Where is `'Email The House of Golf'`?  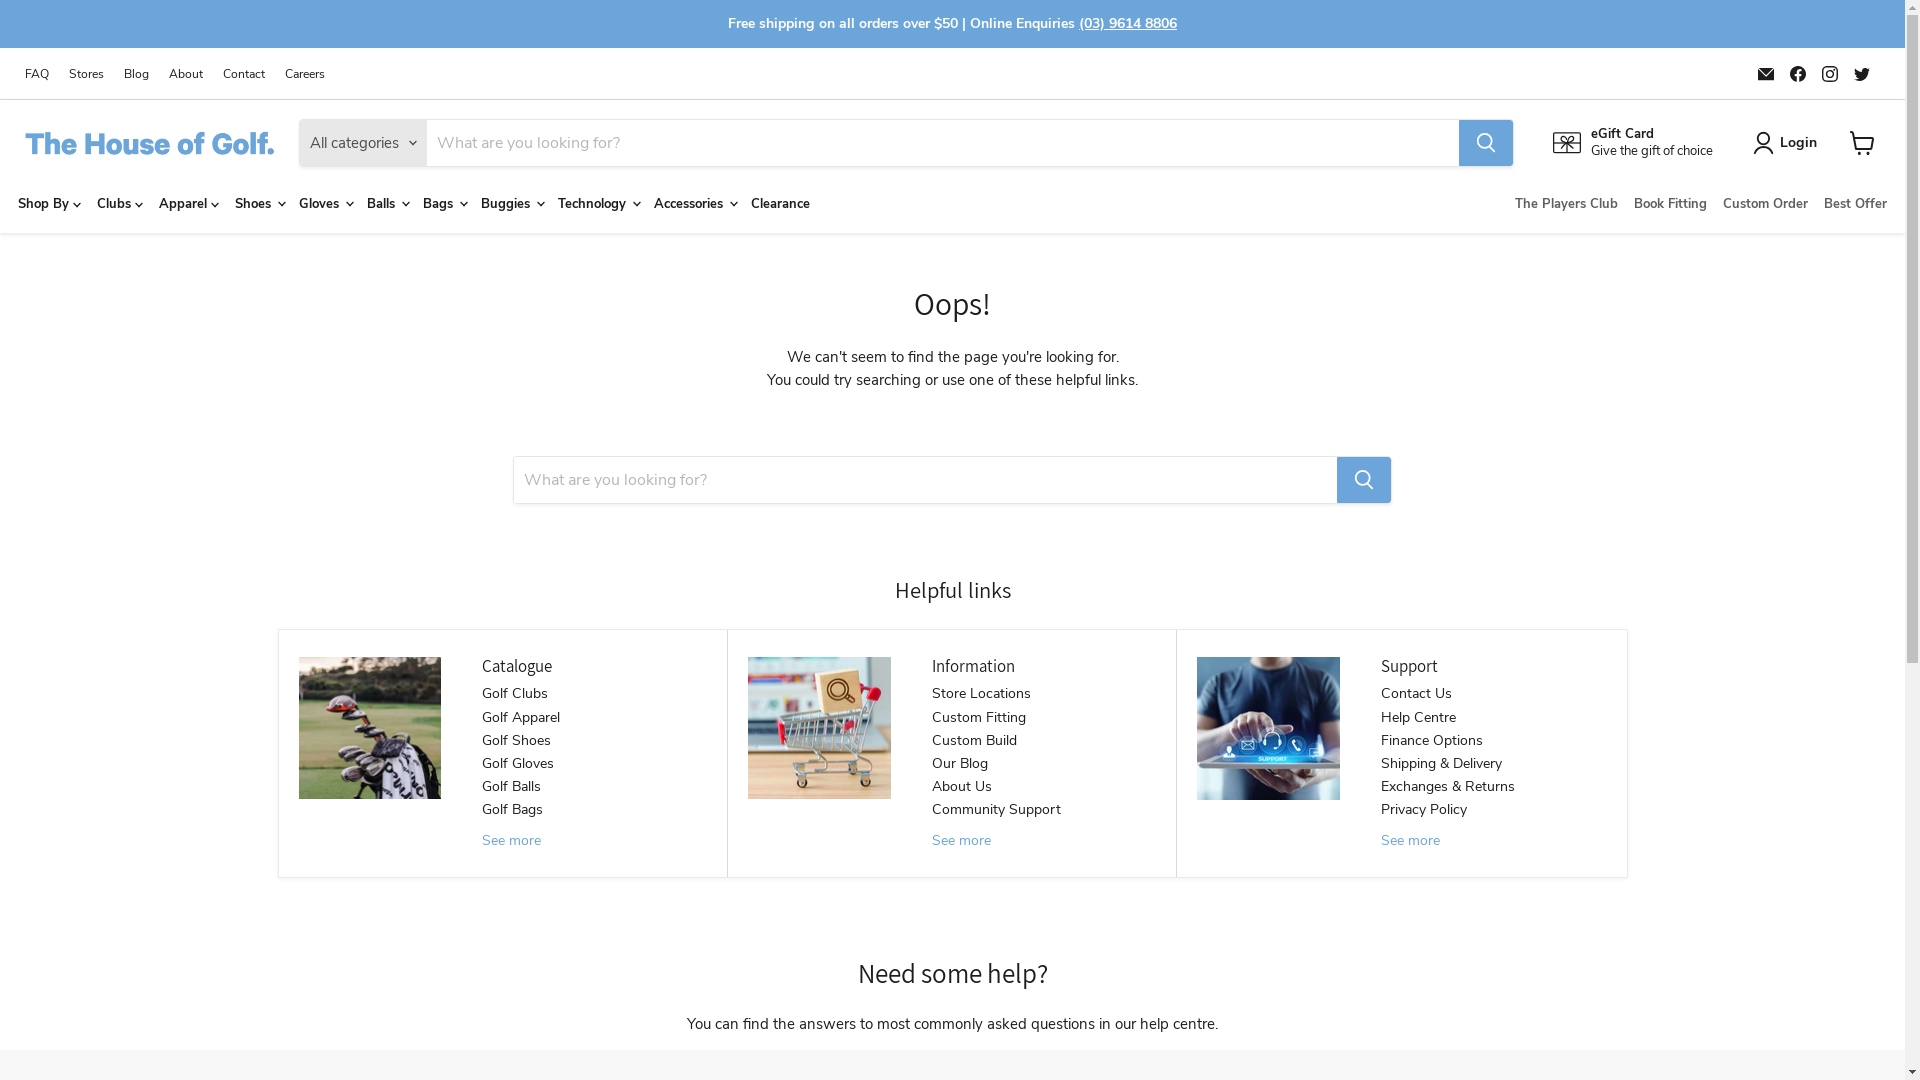 'Email The House of Golf' is located at coordinates (1766, 72).